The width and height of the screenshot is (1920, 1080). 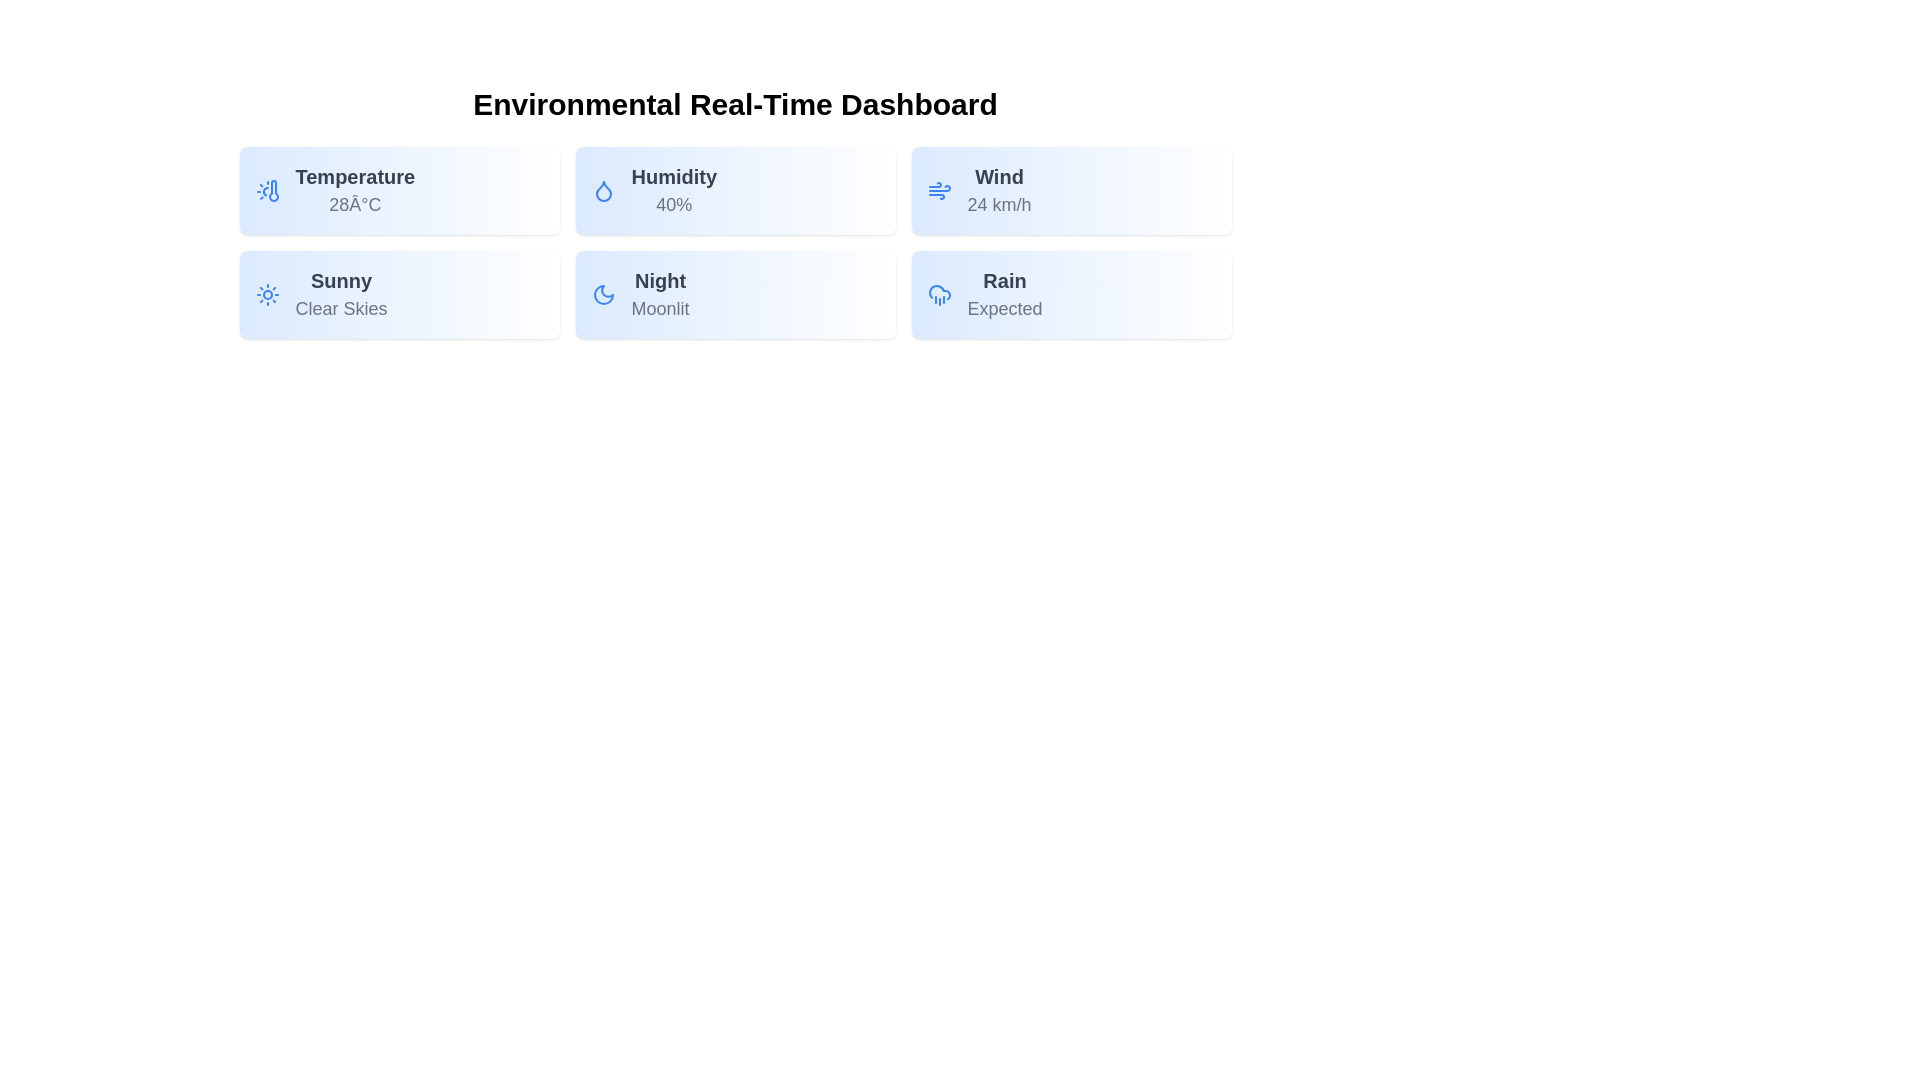 What do you see at coordinates (674, 191) in the screenshot?
I see `the Text-based informational label displaying the current humidity level information, located in the grid layout of cards, positioned between the 'Temperature' and 'Wind' cards` at bounding box center [674, 191].